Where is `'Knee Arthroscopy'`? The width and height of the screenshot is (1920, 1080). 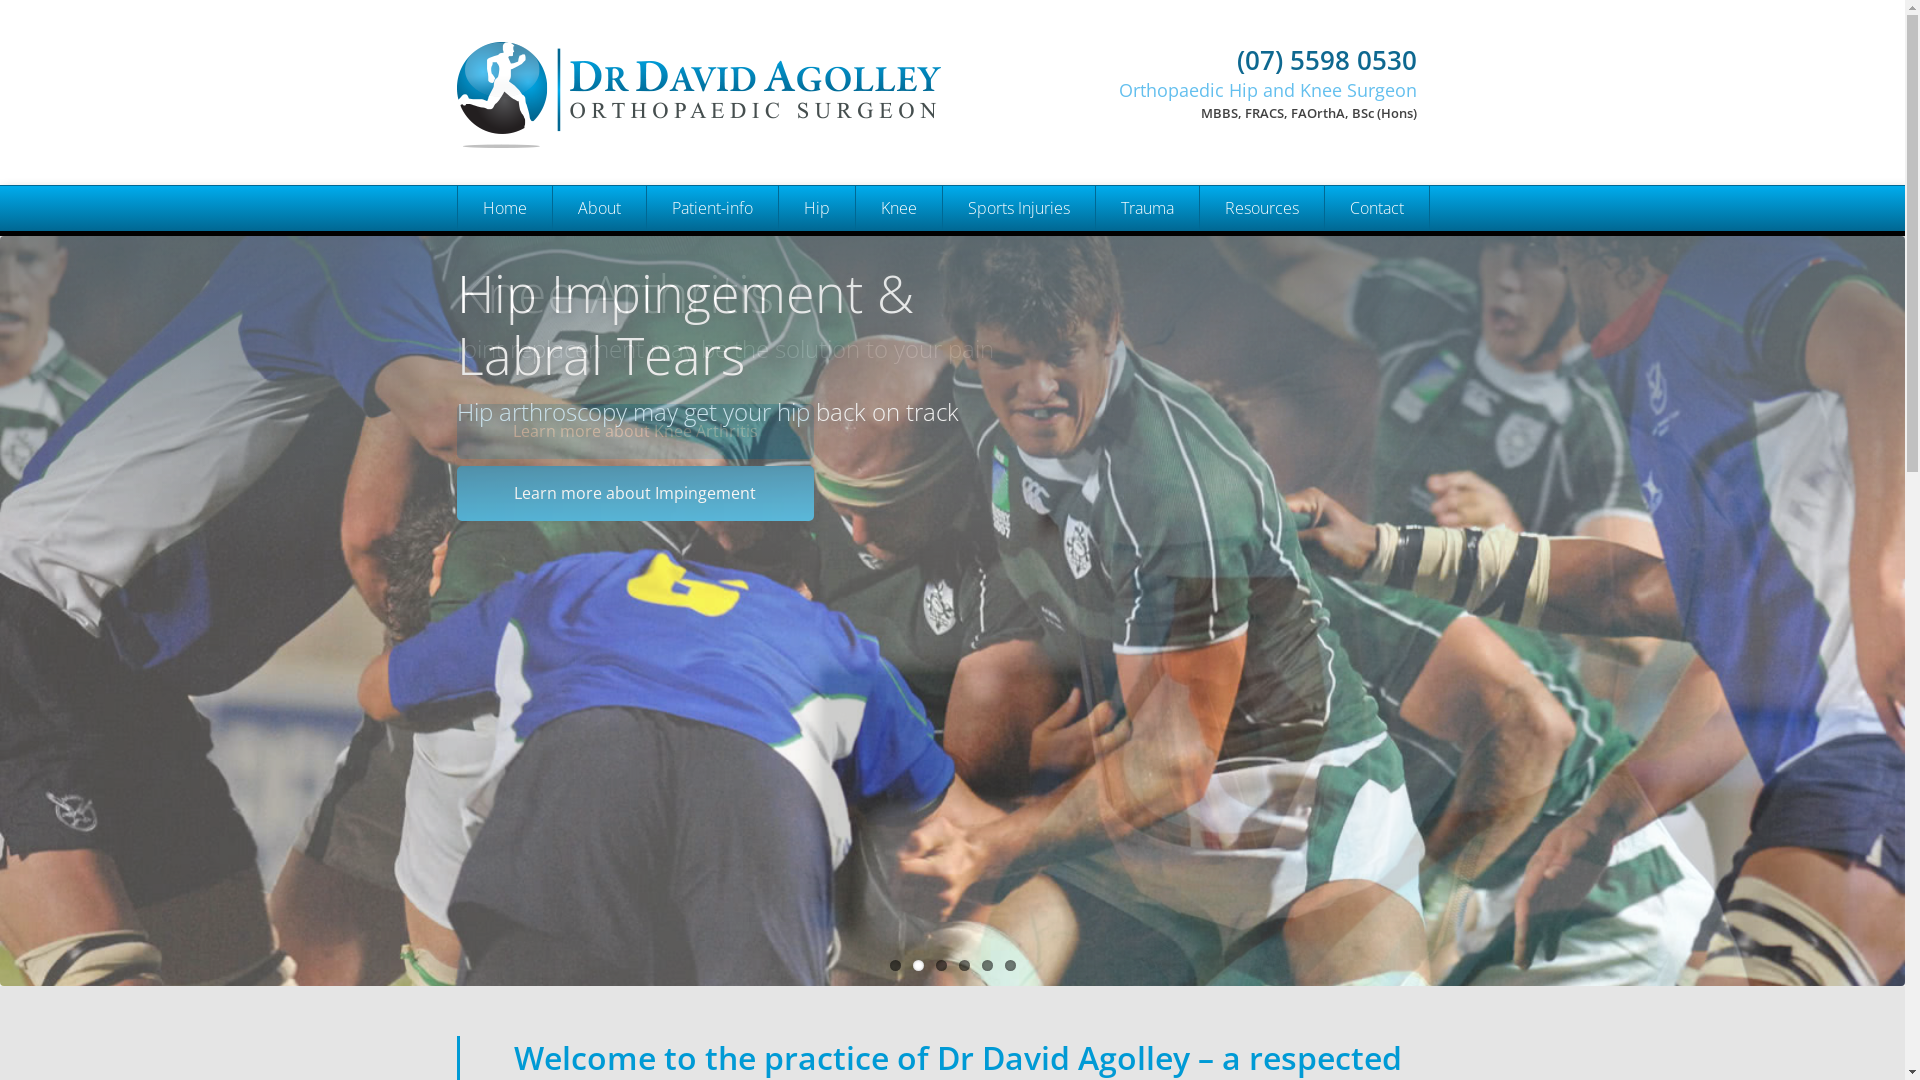 'Knee Arthroscopy' is located at coordinates (896, 342).